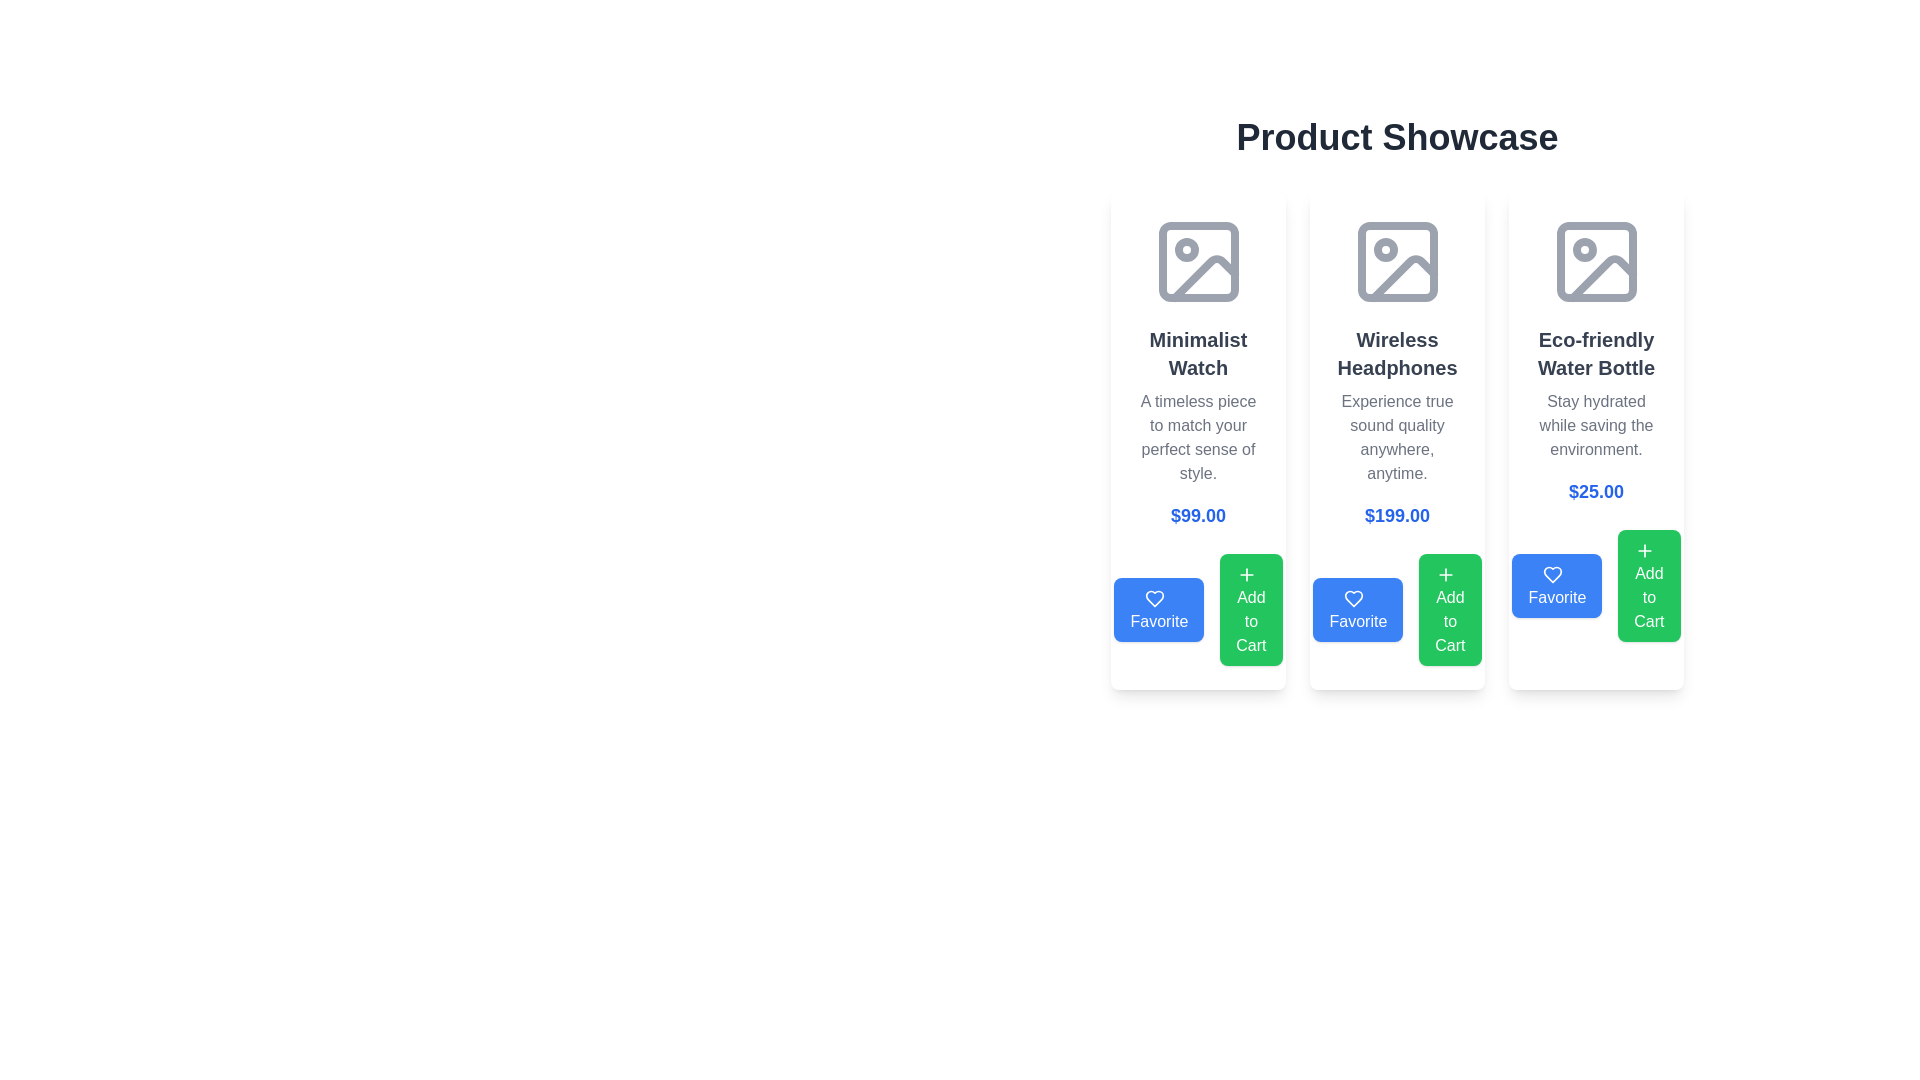 Image resolution: width=1920 pixels, height=1080 pixels. Describe the element at coordinates (1396, 438) in the screenshot. I see `the product card in the second column of the product showcase` at that location.